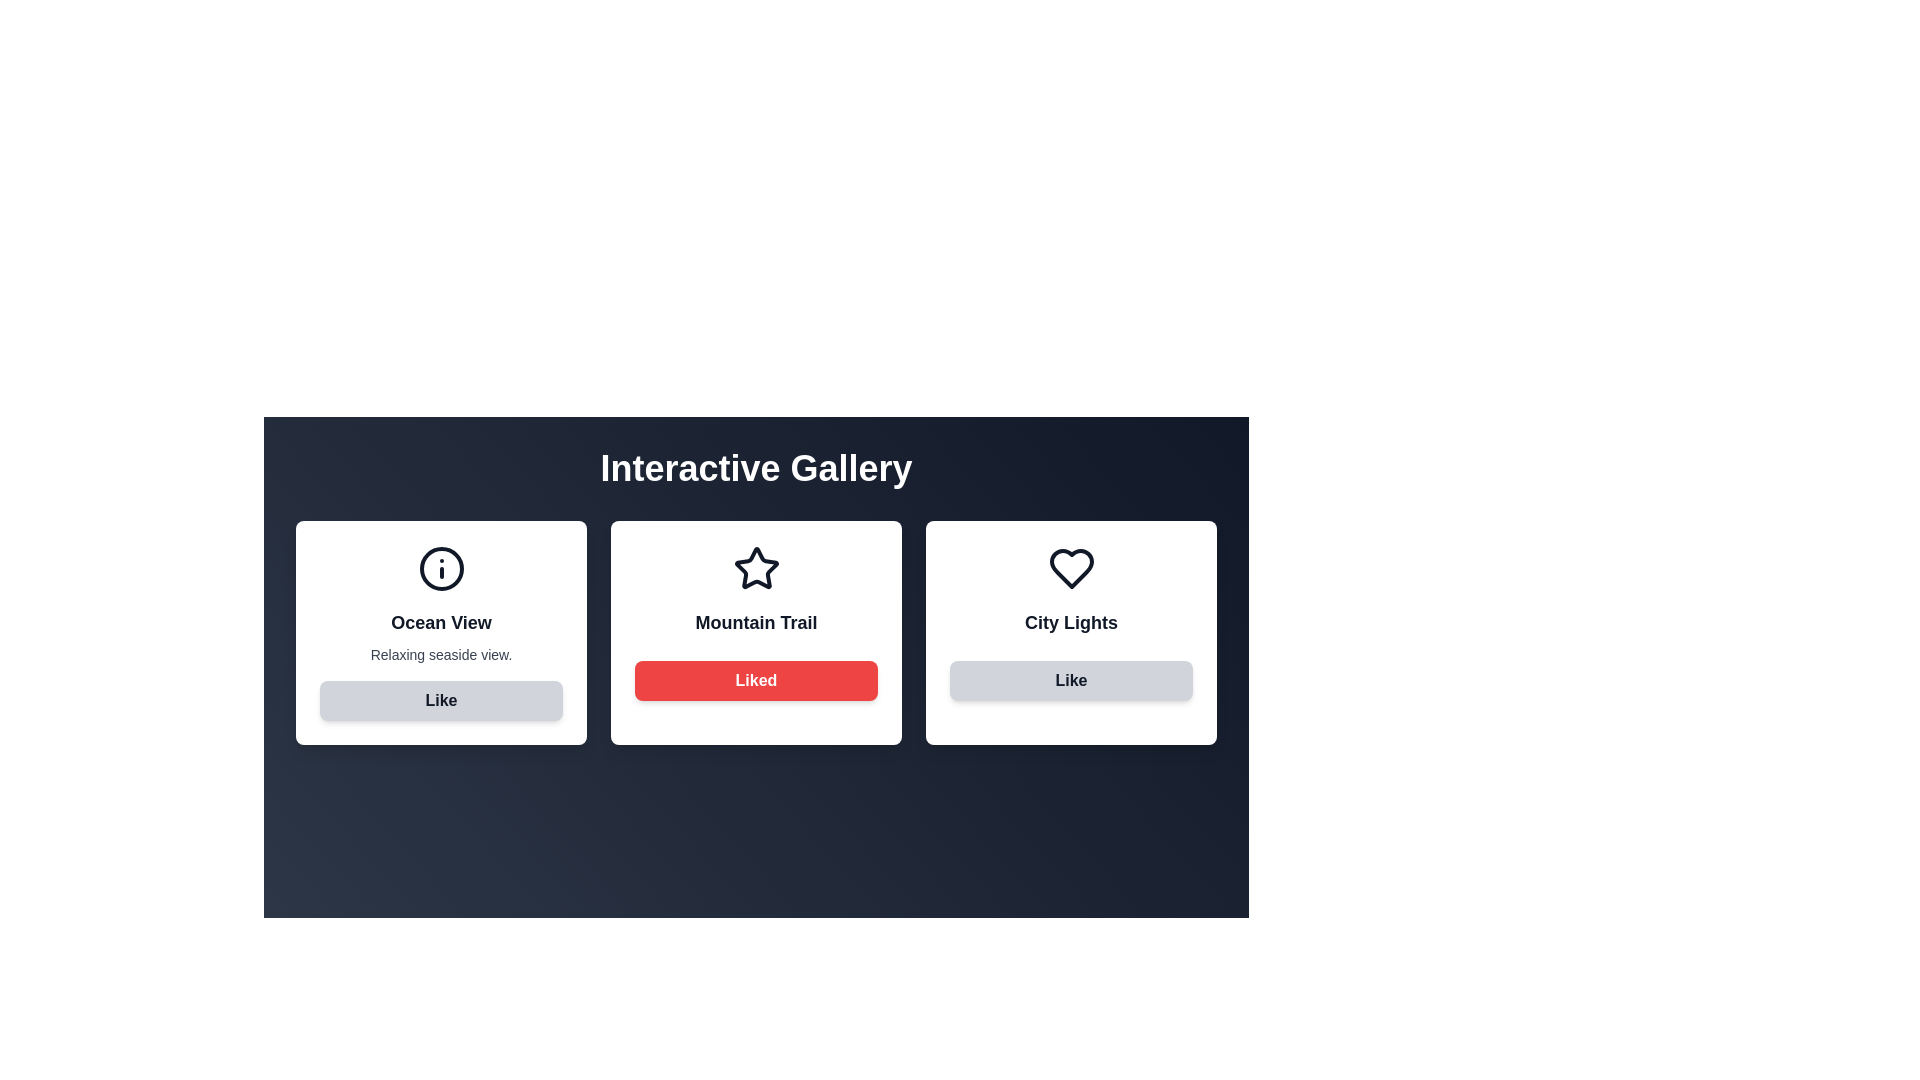 This screenshot has width=1920, height=1080. I want to click on the star icon located at the center top of the 'Mountain Trail' card, which serves as a visual indicator for a favorite or rating feature, so click(755, 569).